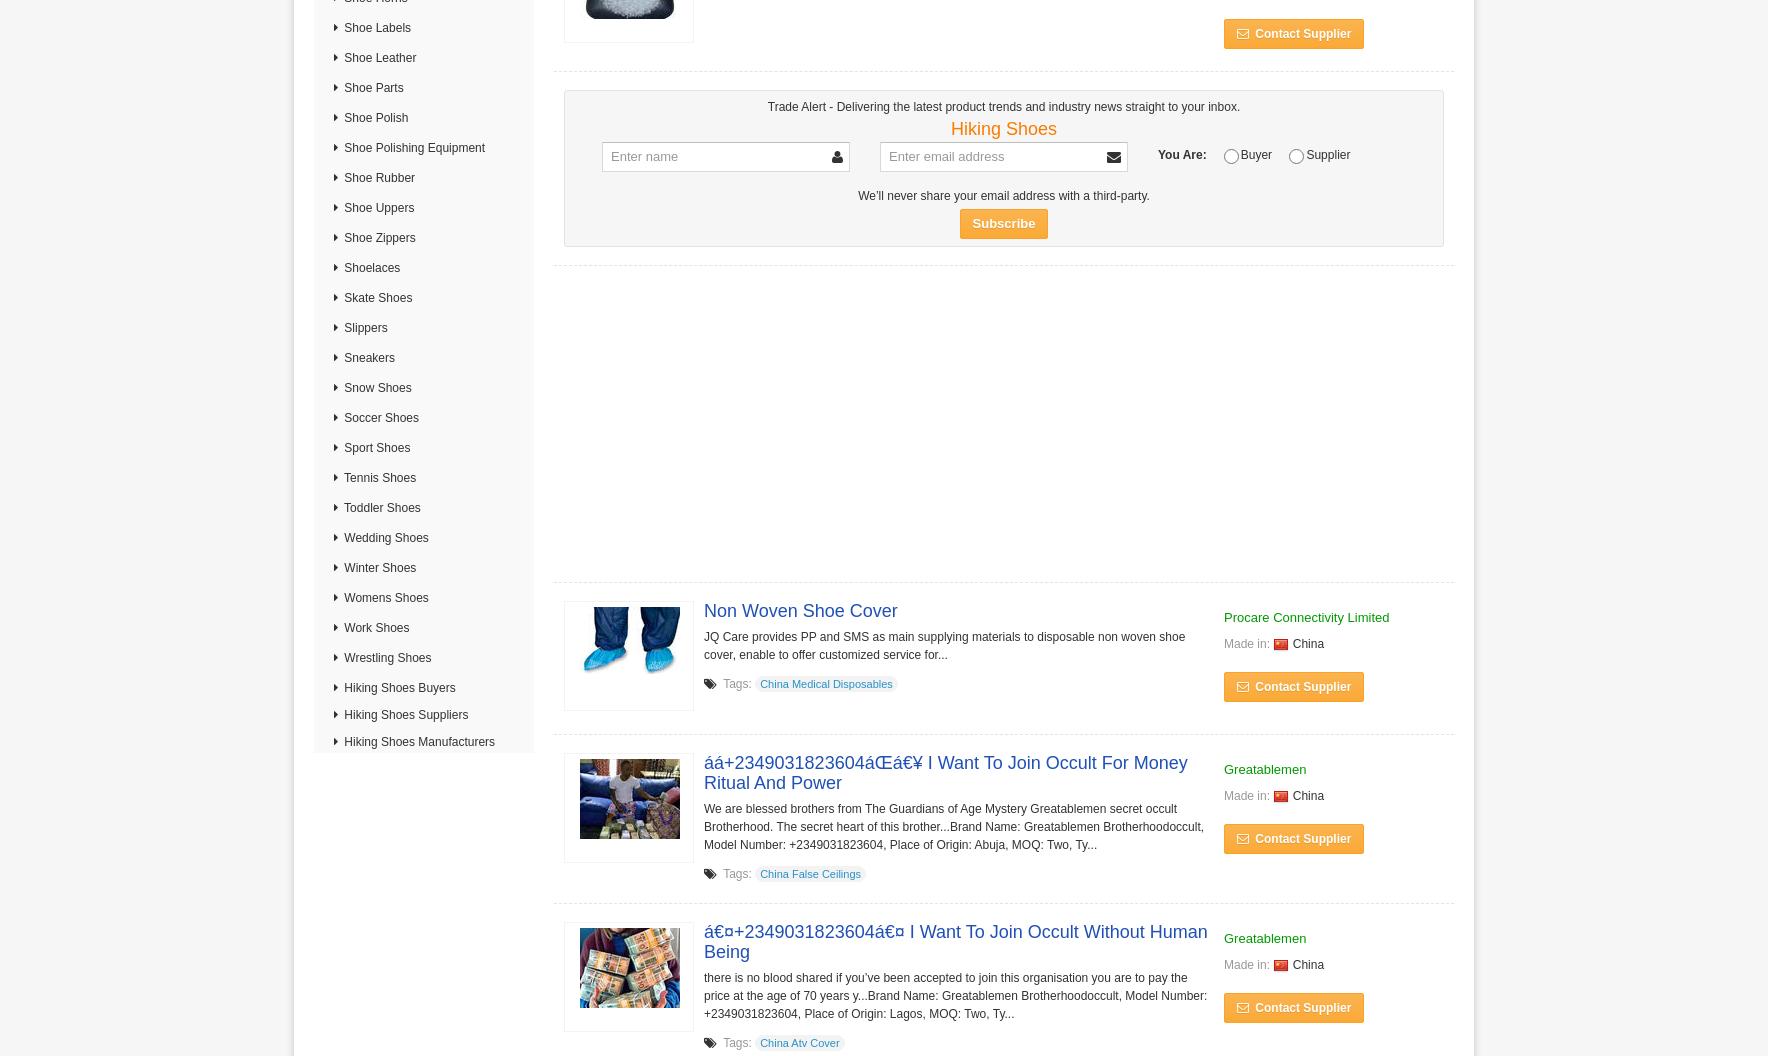 The image size is (1768, 1056). I want to click on 'áá+2349031823604áŒá€¥ I Want To Join Occult For Money Ritual And Power', so click(944, 771).